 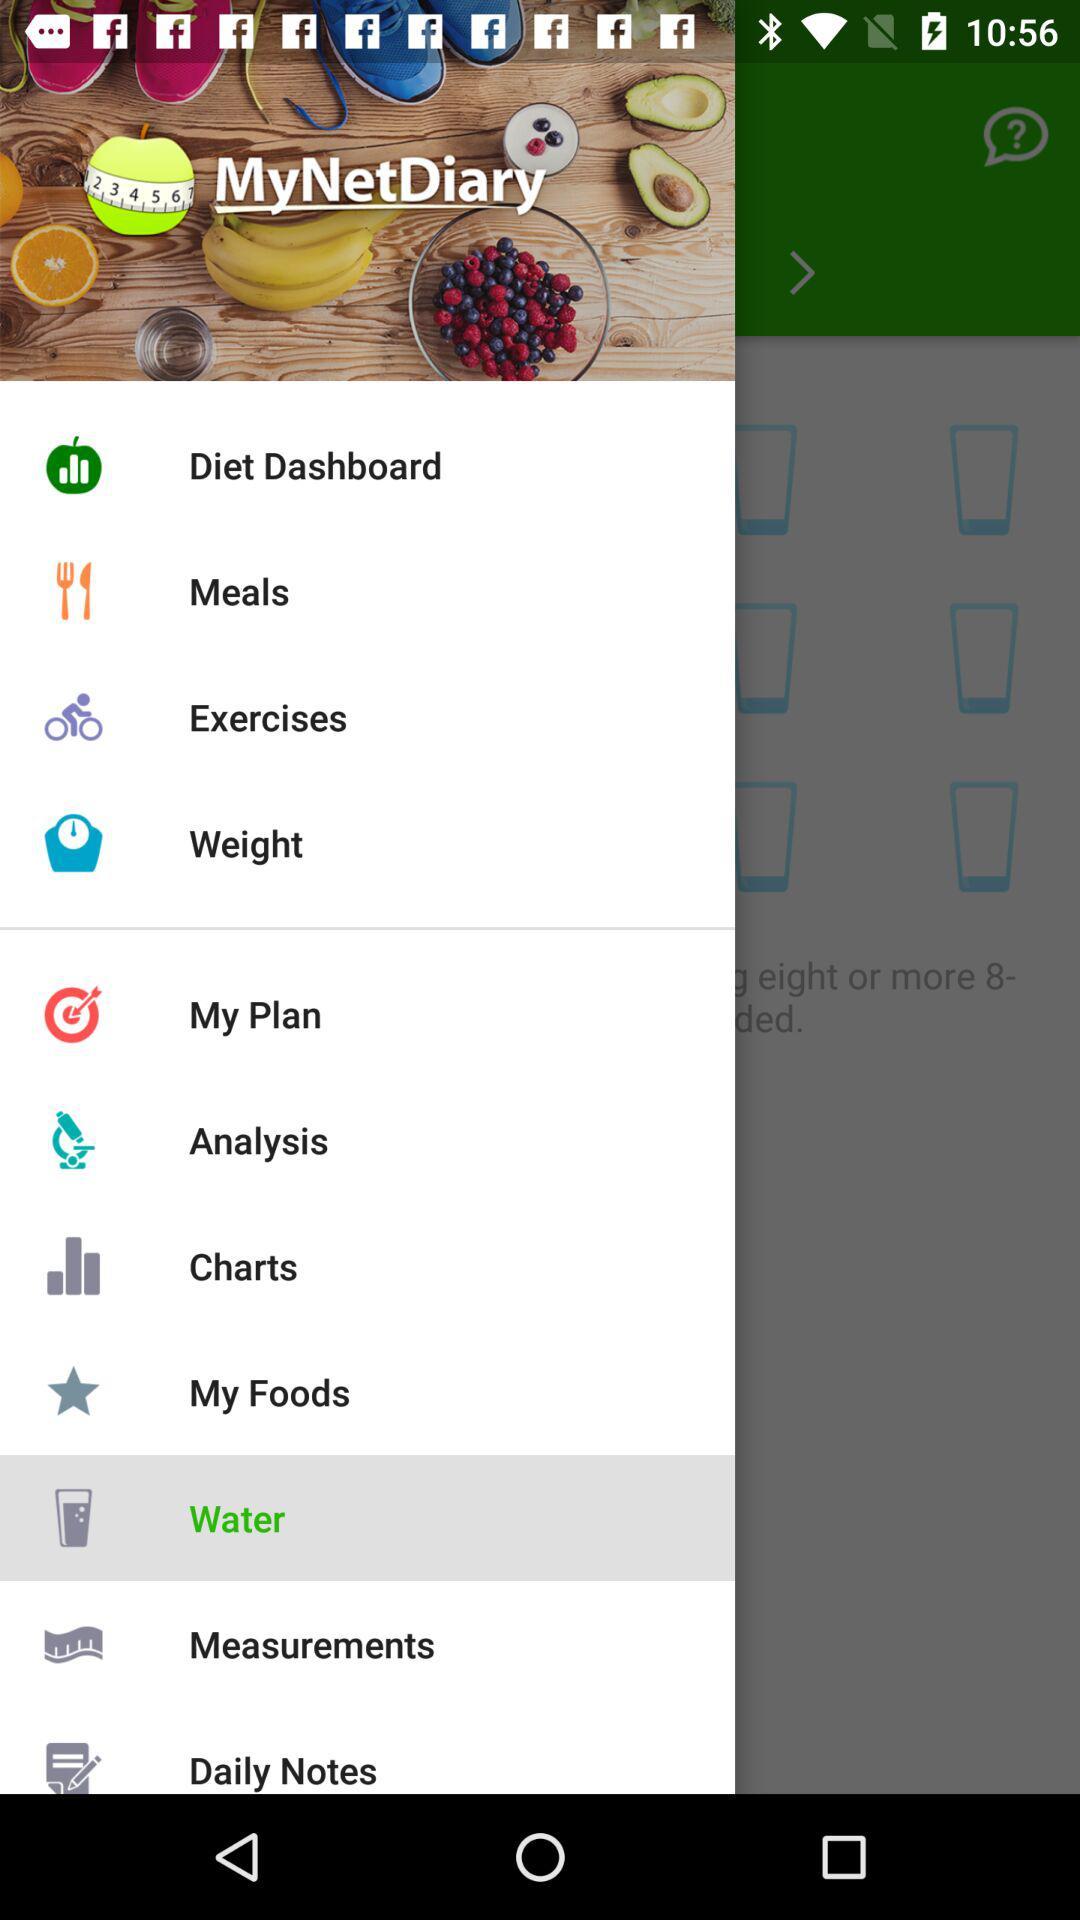 I want to click on the arrow_forward icon, so click(x=801, y=272).